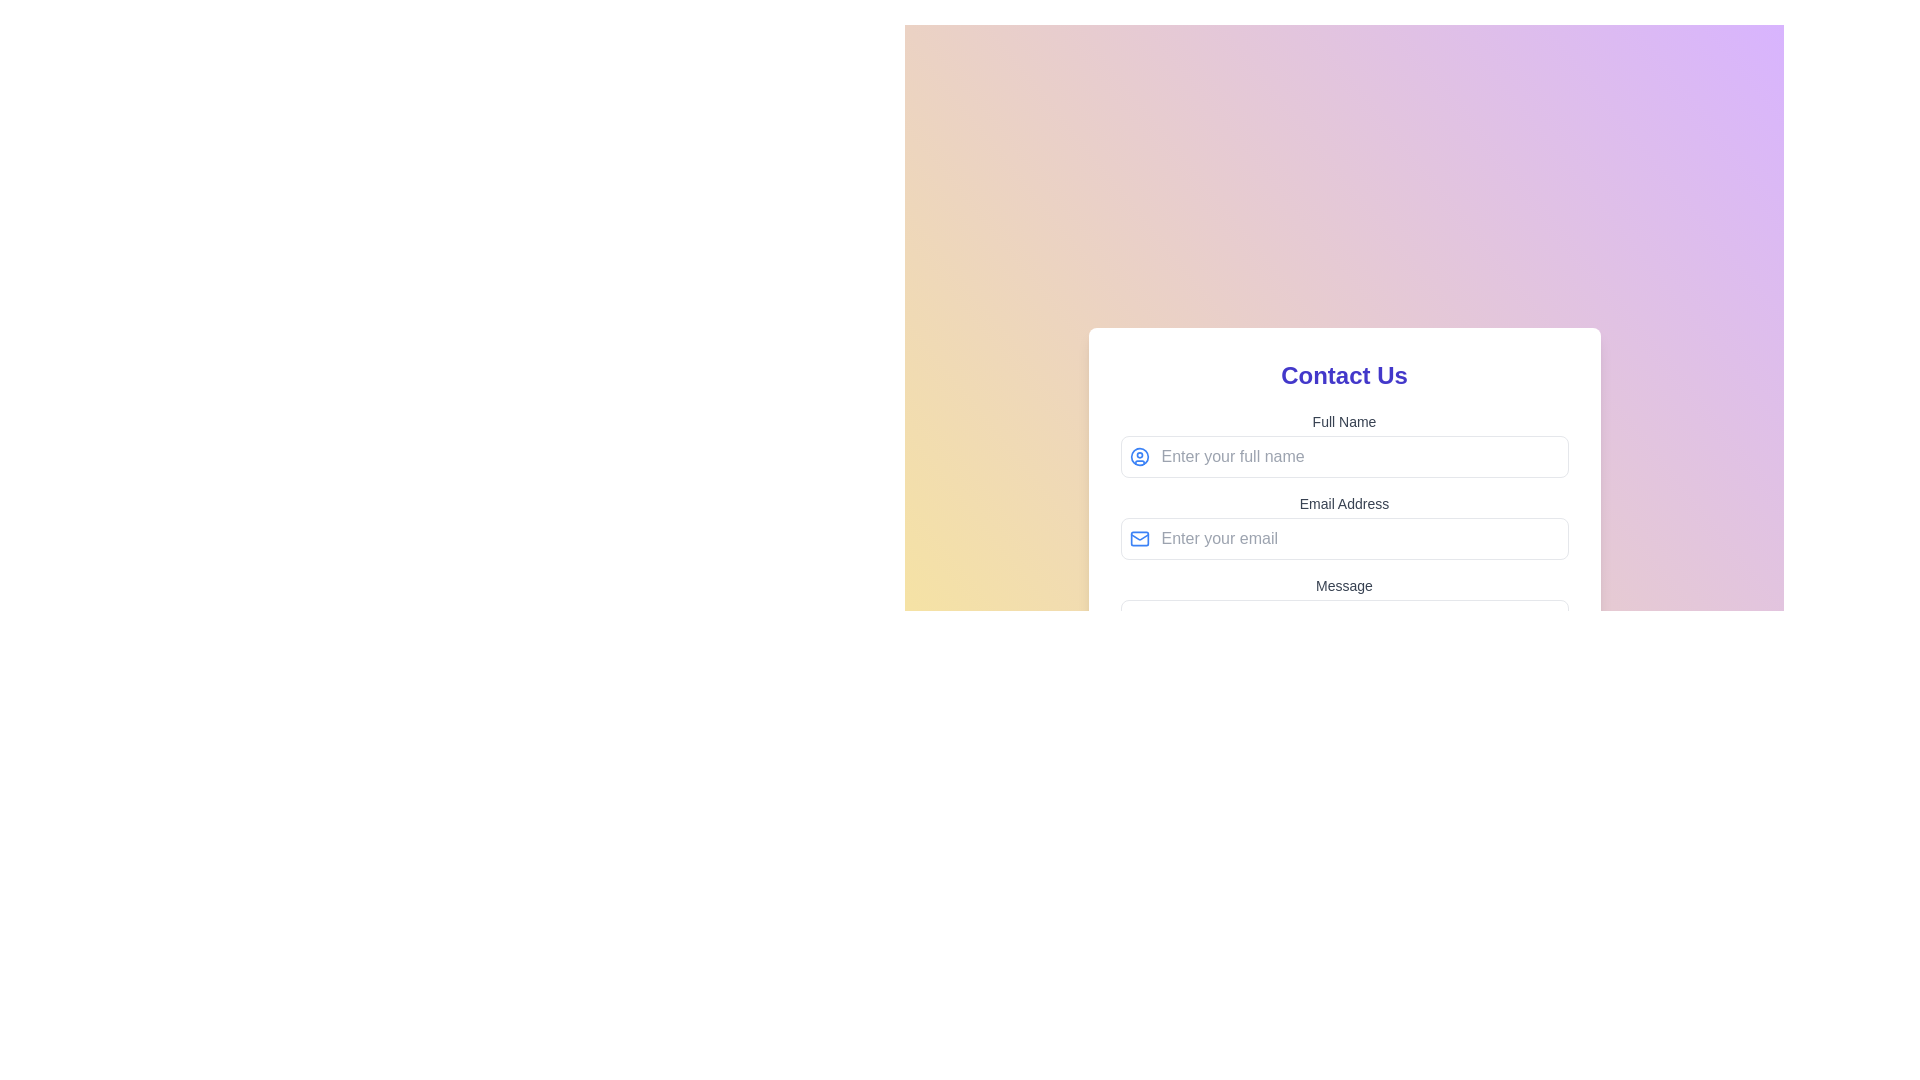  Describe the element at coordinates (1344, 585) in the screenshot. I see `the 'Message' text label, which is styled in a medium-weight font and is positioned directly above the 'Message' text input box, centered horizontally in the form layout` at that location.